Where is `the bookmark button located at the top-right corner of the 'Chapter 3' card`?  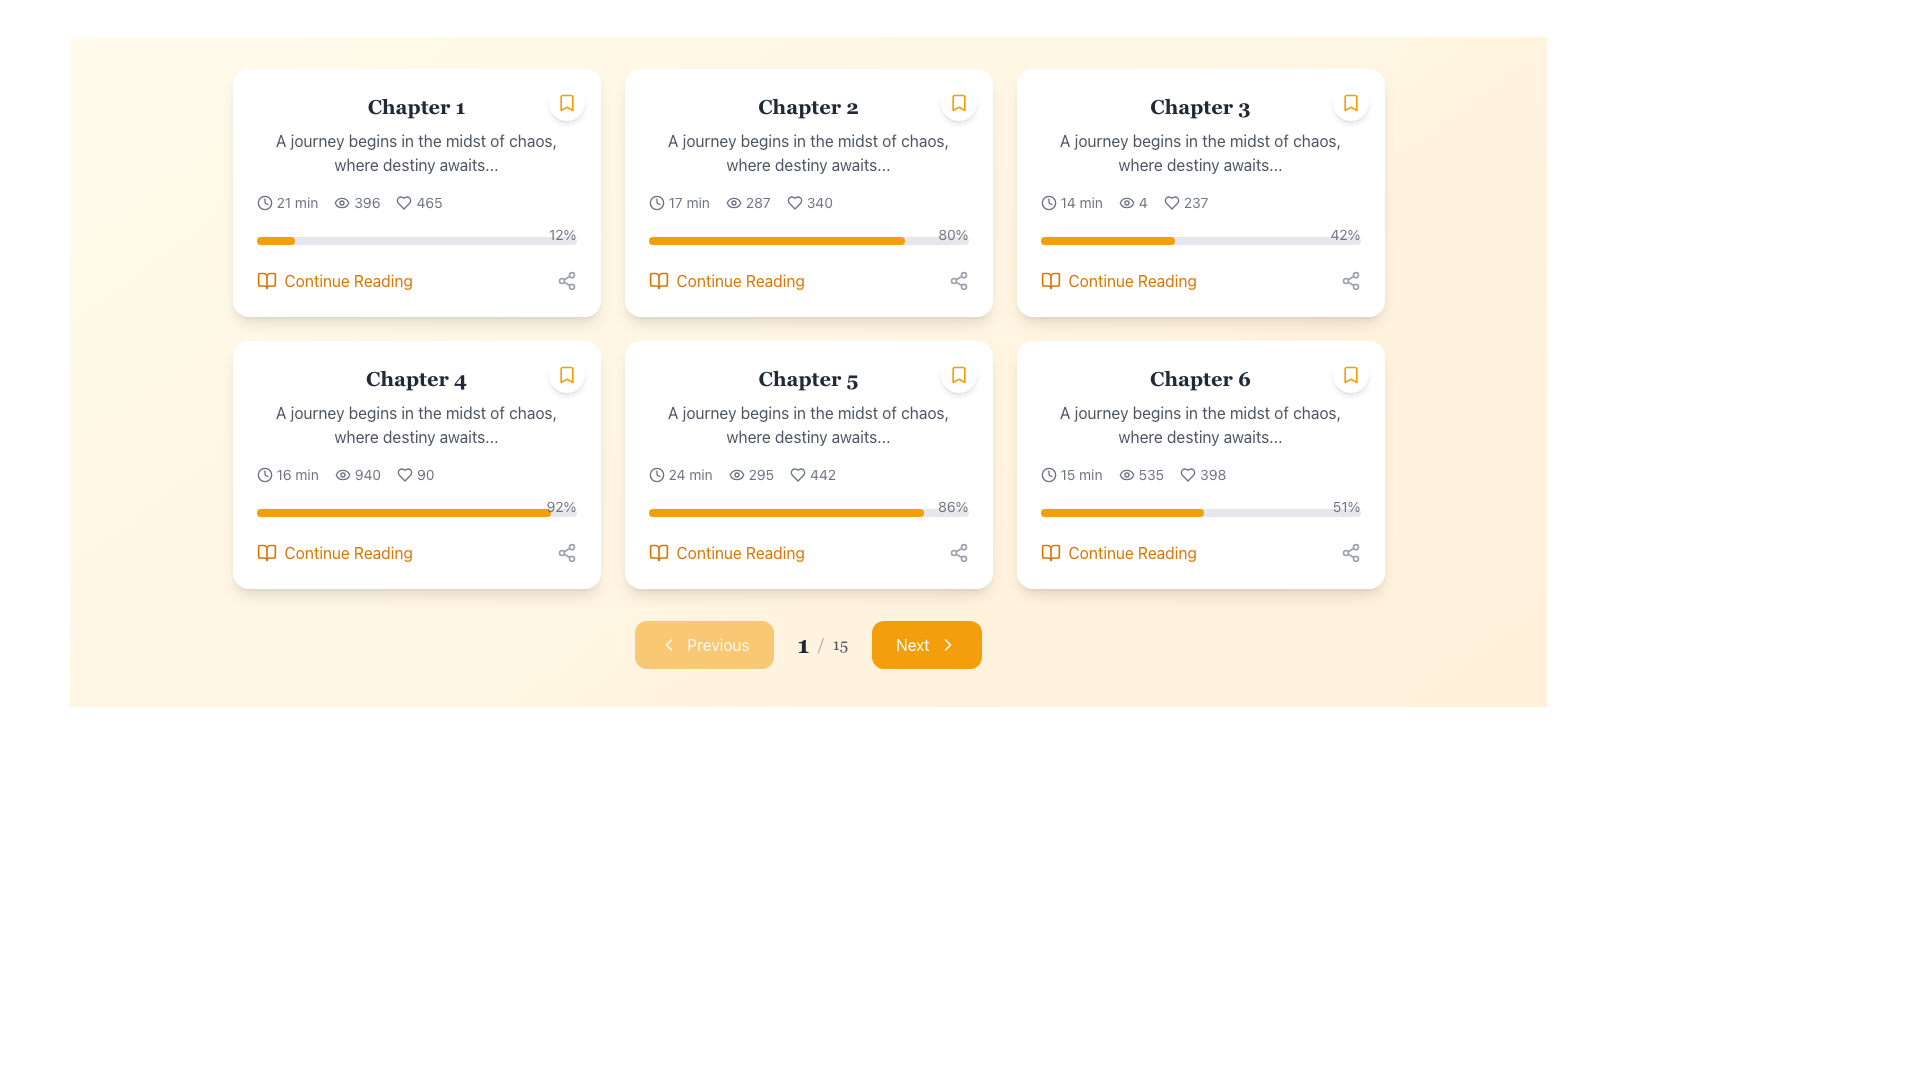
the bookmark button located at the top-right corner of the 'Chapter 3' card is located at coordinates (1350, 103).